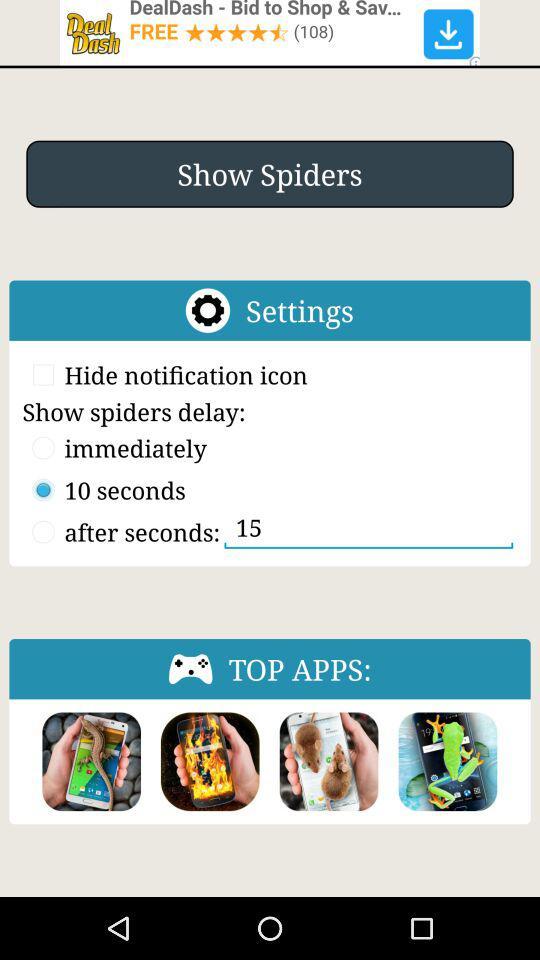 The width and height of the screenshot is (540, 960). What do you see at coordinates (90, 760) in the screenshot?
I see `game option` at bounding box center [90, 760].